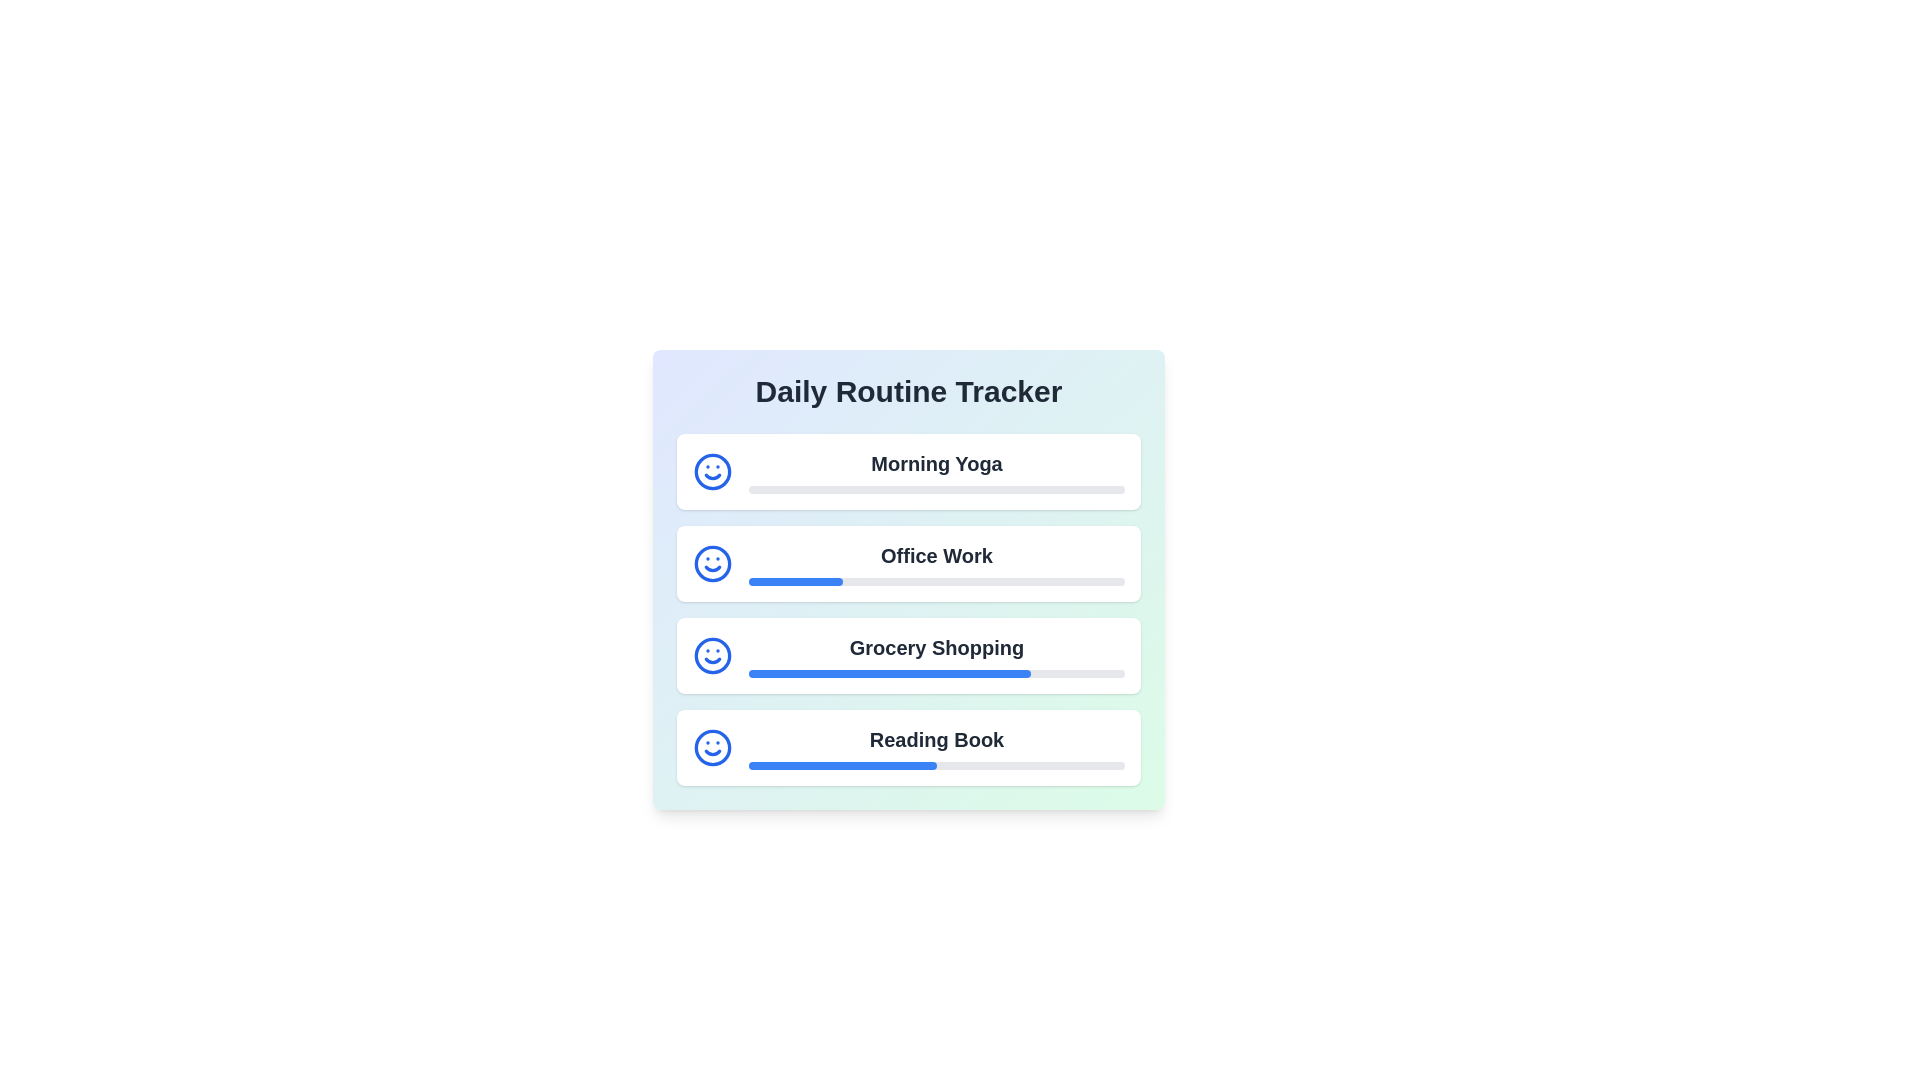 Image resolution: width=1920 pixels, height=1080 pixels. What do you see at coordinates (907, 563) in the screenshot?
I see `the routine item Office Work to see additional information` at bounding box center [907, 563].